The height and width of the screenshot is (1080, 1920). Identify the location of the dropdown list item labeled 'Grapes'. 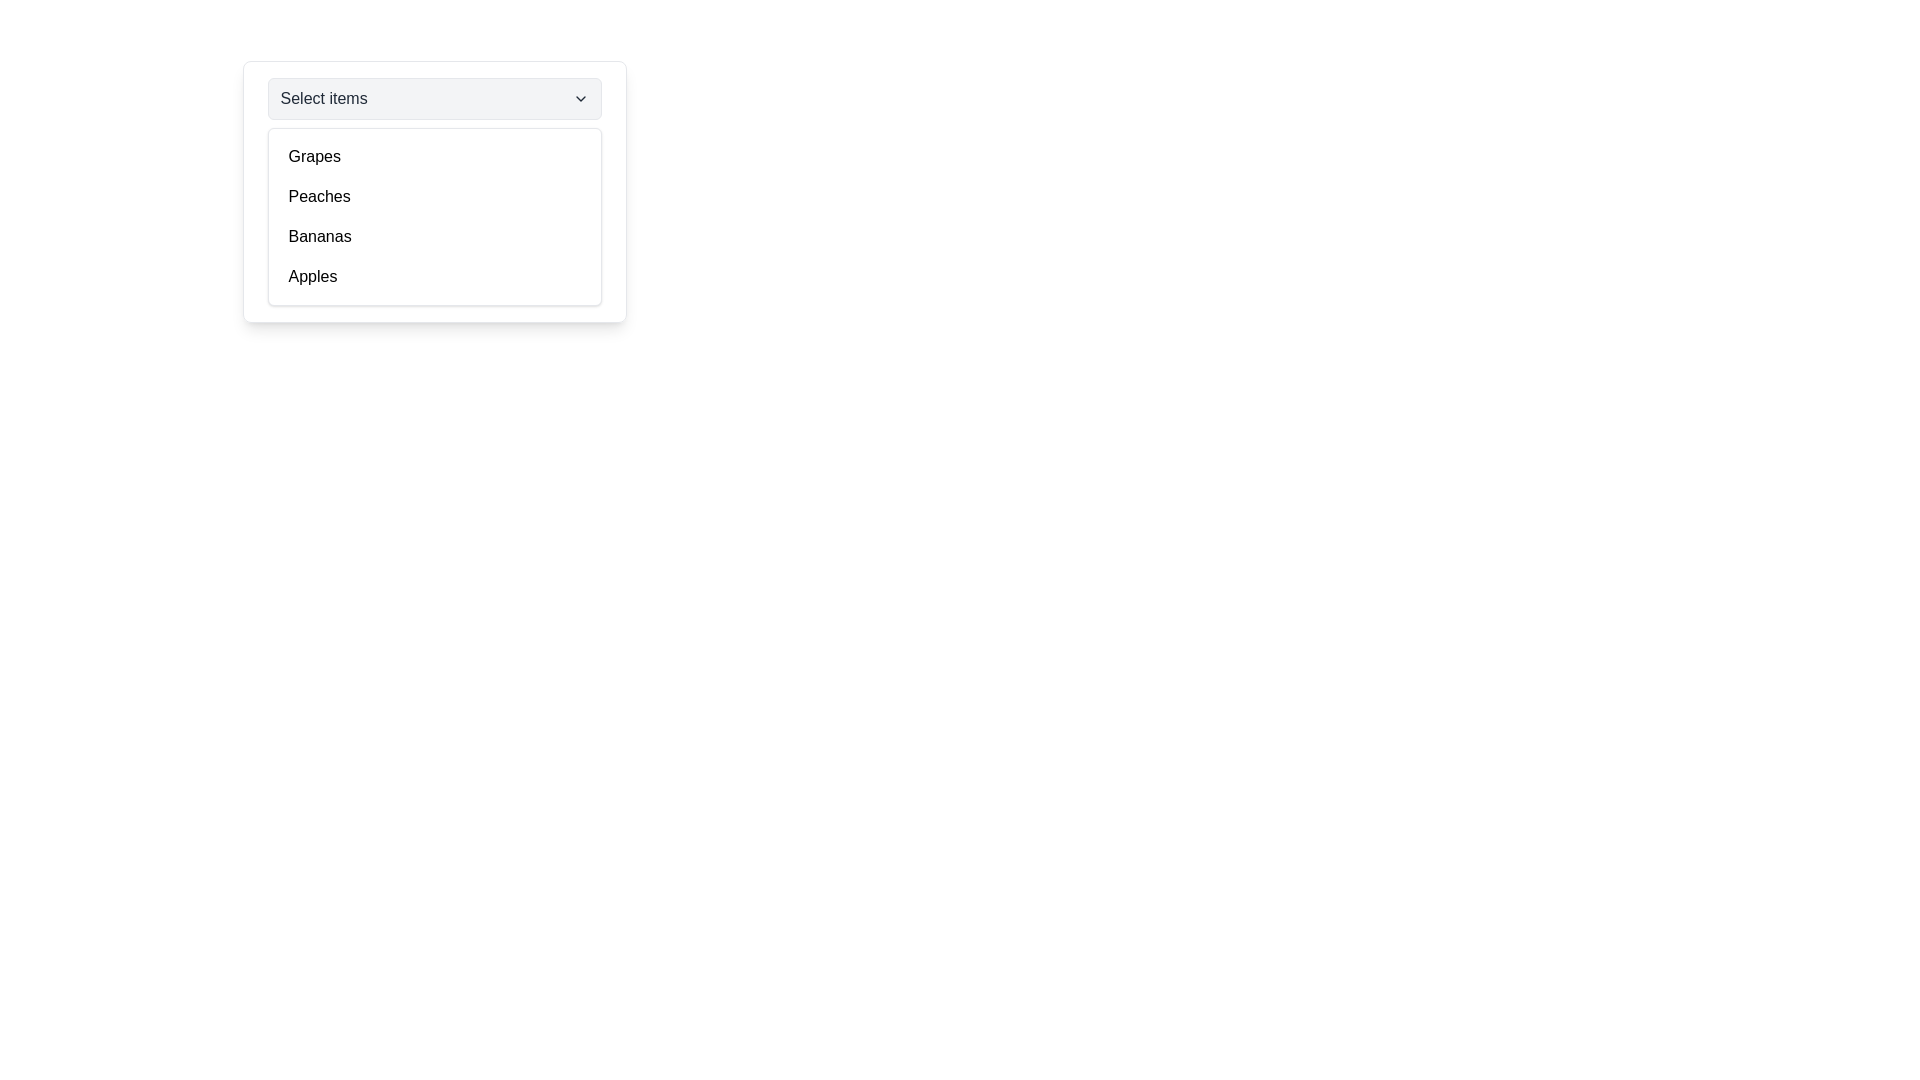
(313, 156).